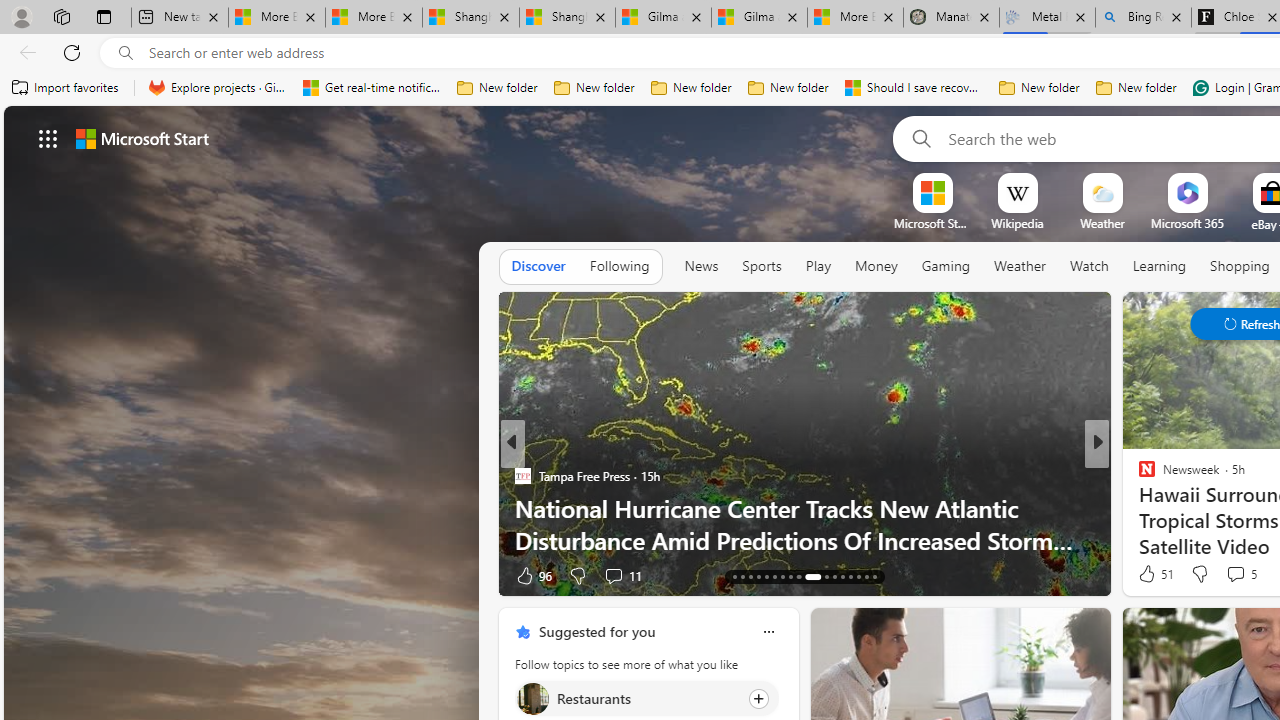 The width and height of the screenshot is (1280, 720). Describe the element at coordinates (865, 577) in the screenshot. I see `'AutomationID: tab-32'` at that location.